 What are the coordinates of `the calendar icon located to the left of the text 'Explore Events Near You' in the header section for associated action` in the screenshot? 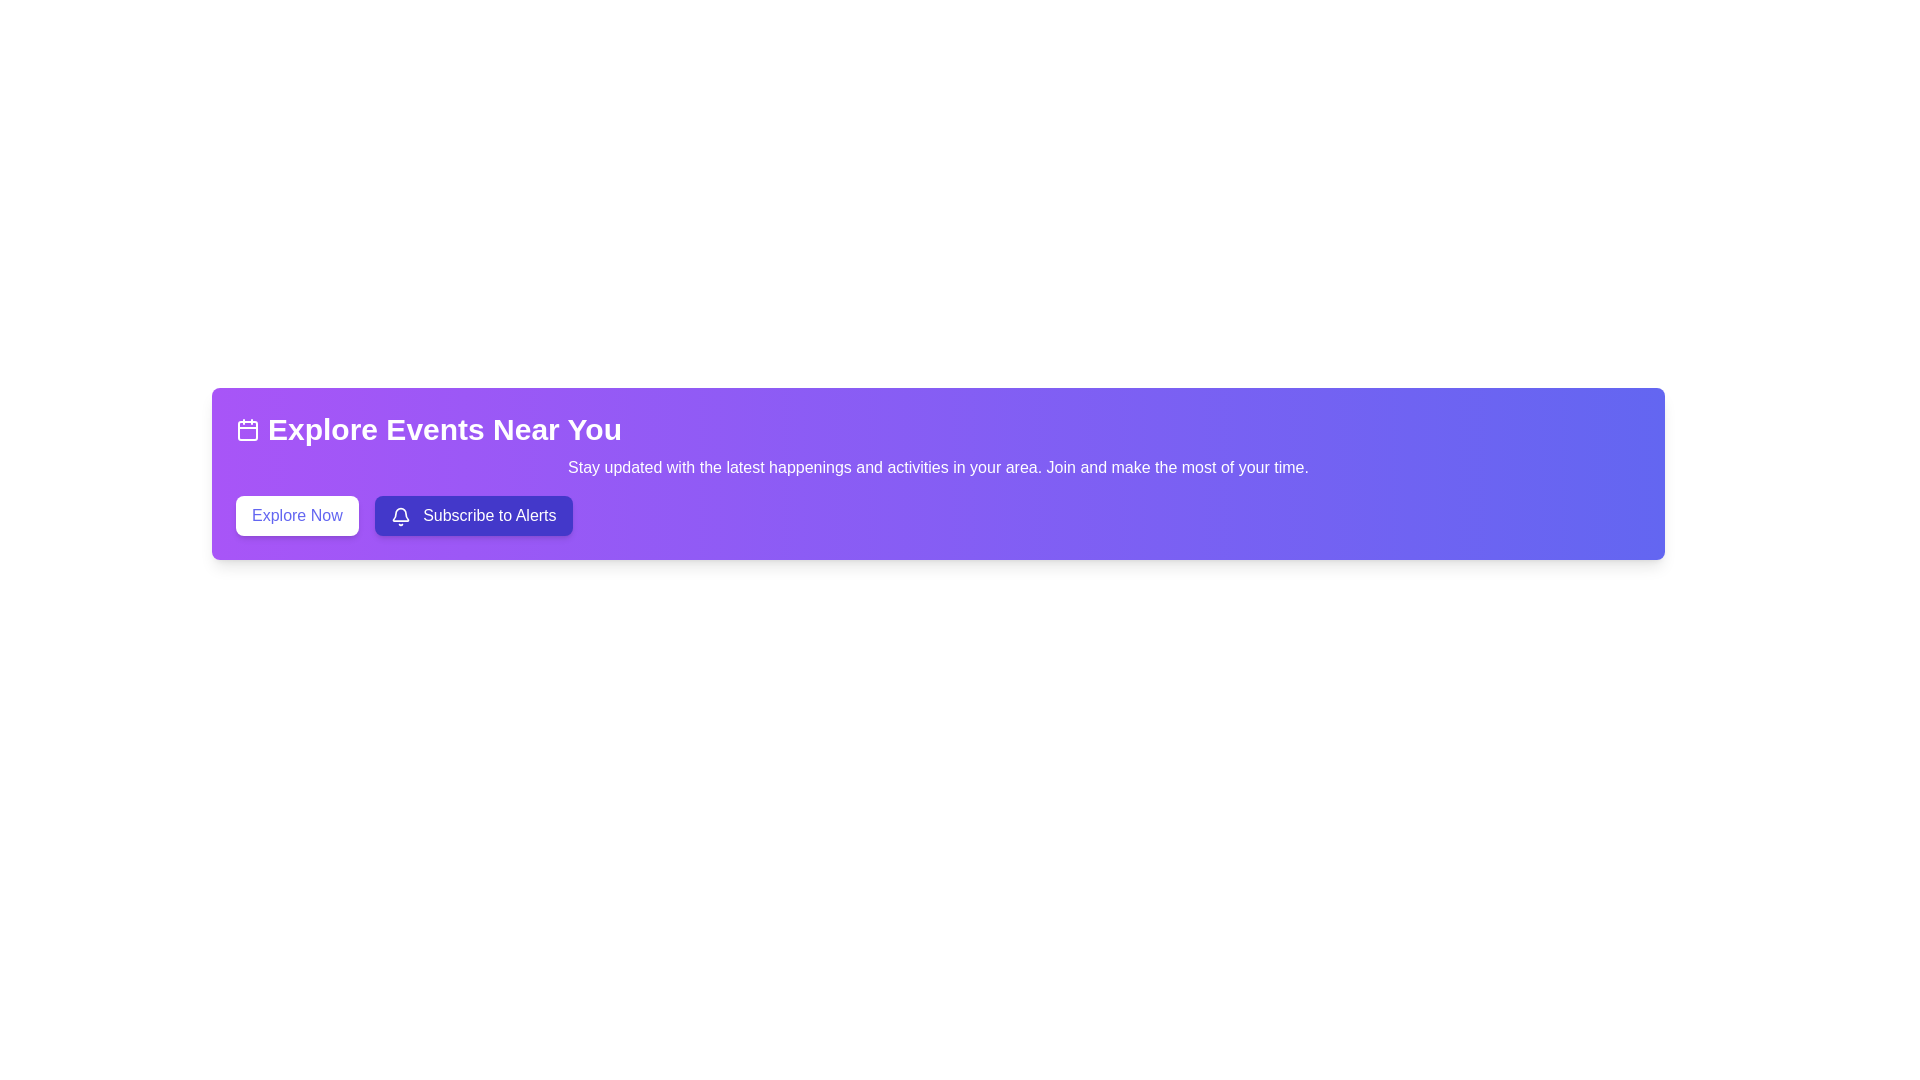 It's located at (247, 428).